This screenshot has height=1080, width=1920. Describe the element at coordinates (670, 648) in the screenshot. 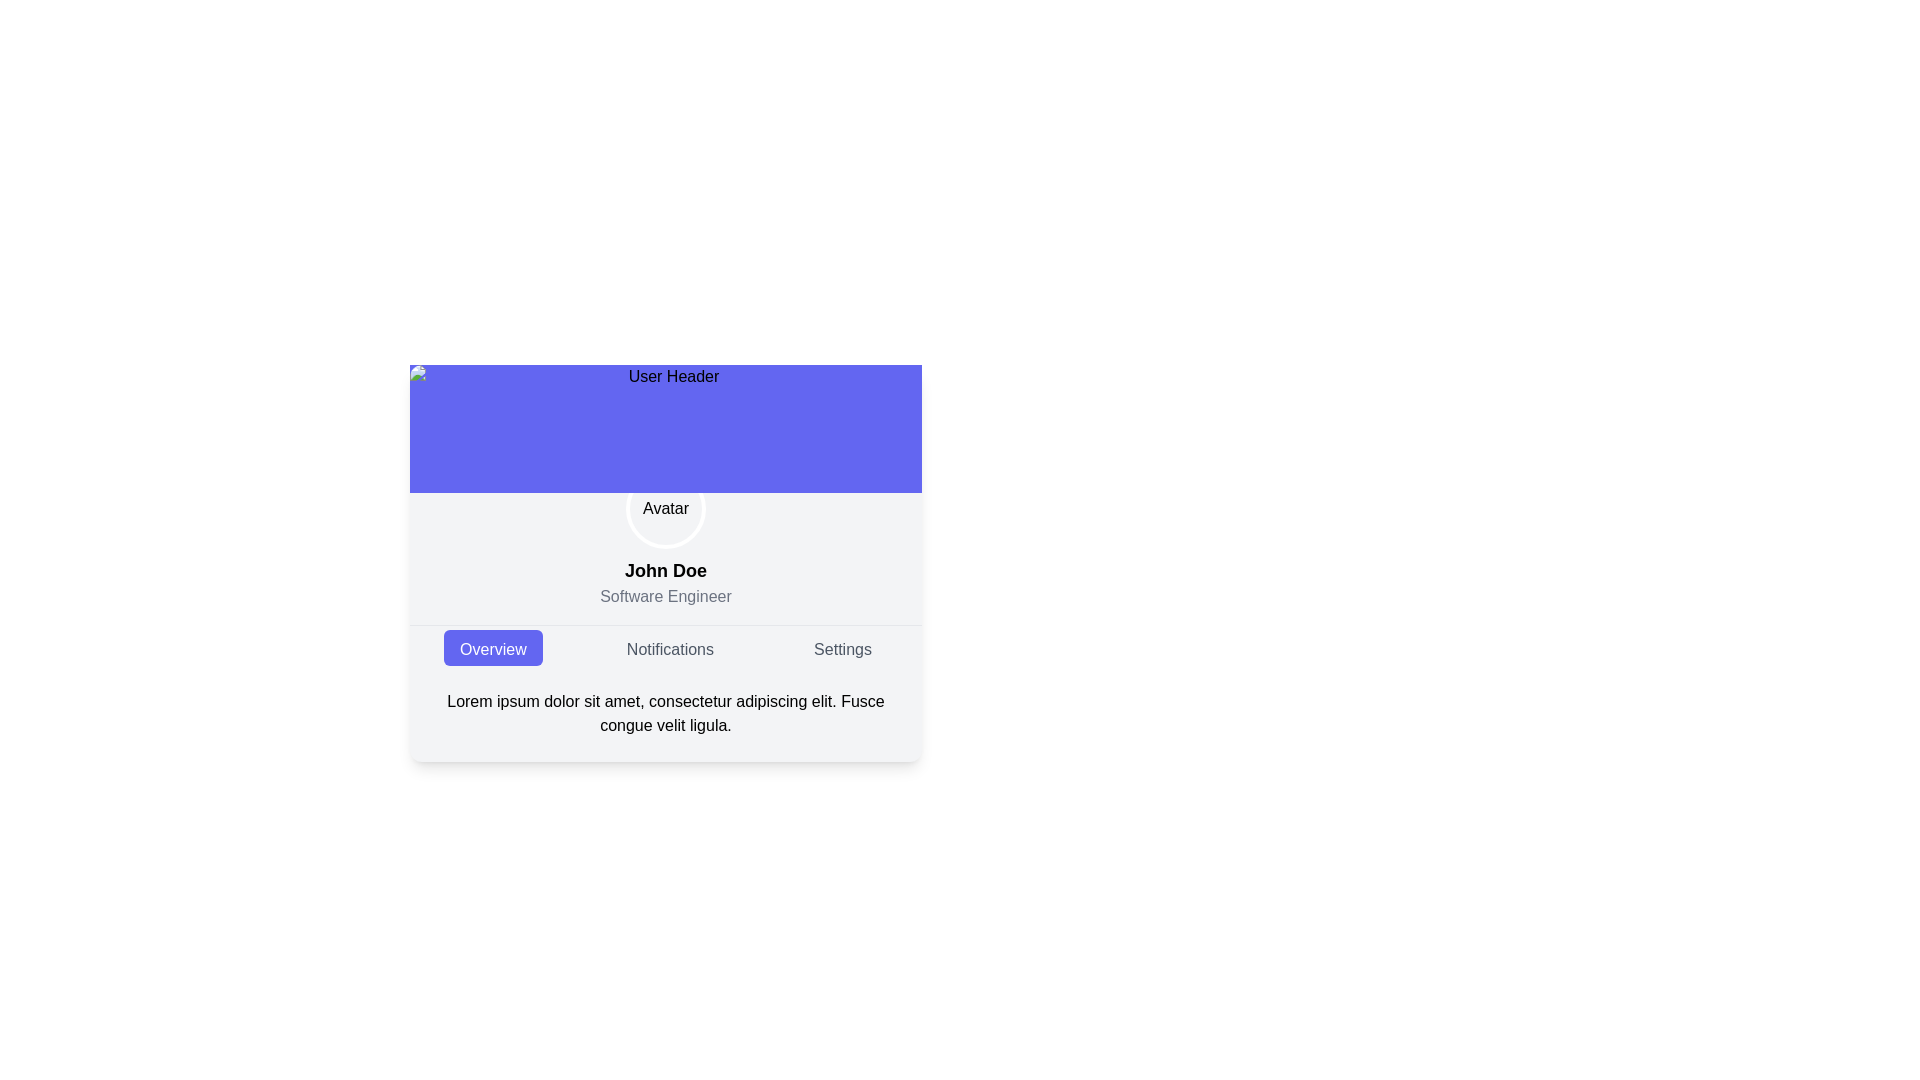

I see `the navigation button located in the middle of the horizontal menu bar at the bottom of the user card component` at that location.